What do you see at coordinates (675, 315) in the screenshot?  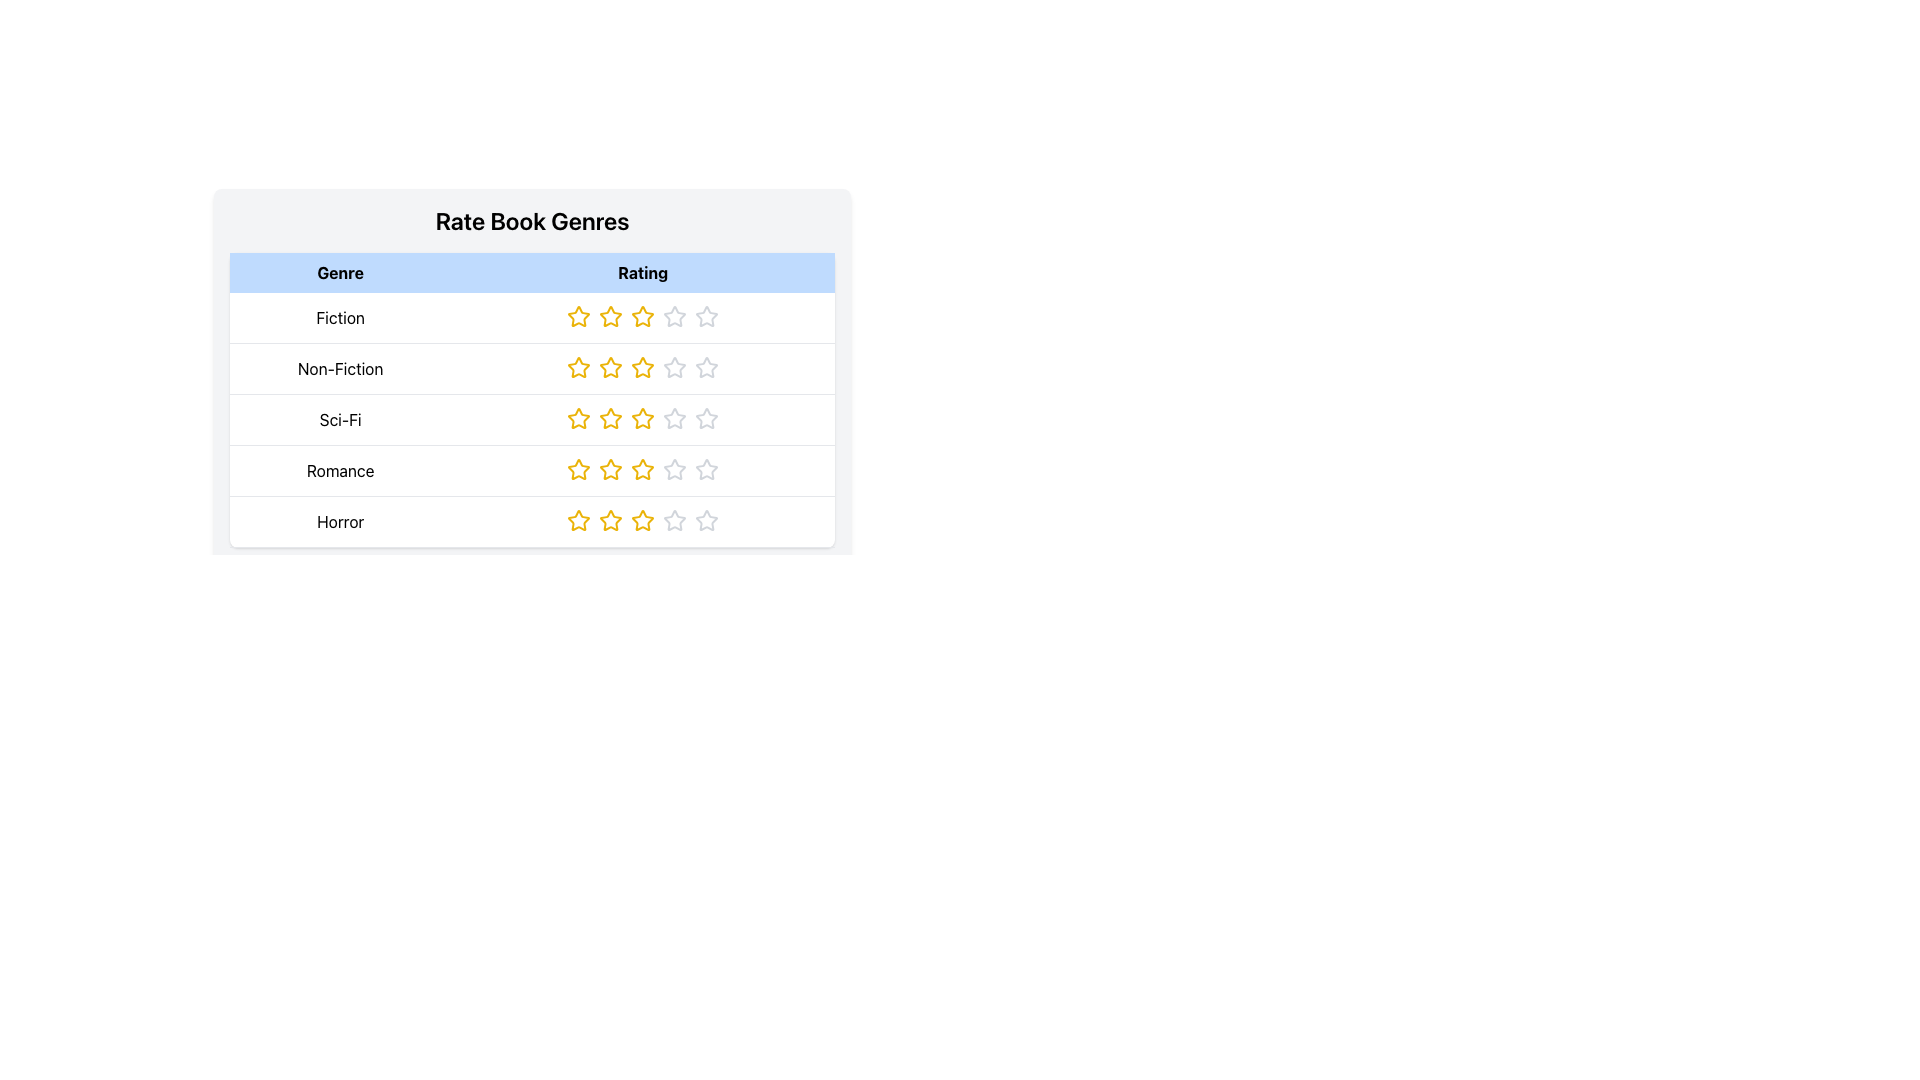 I see `the fourth star in the horizontal row of stars for the 'Fiction' genre` at bounding box center [675, 315].